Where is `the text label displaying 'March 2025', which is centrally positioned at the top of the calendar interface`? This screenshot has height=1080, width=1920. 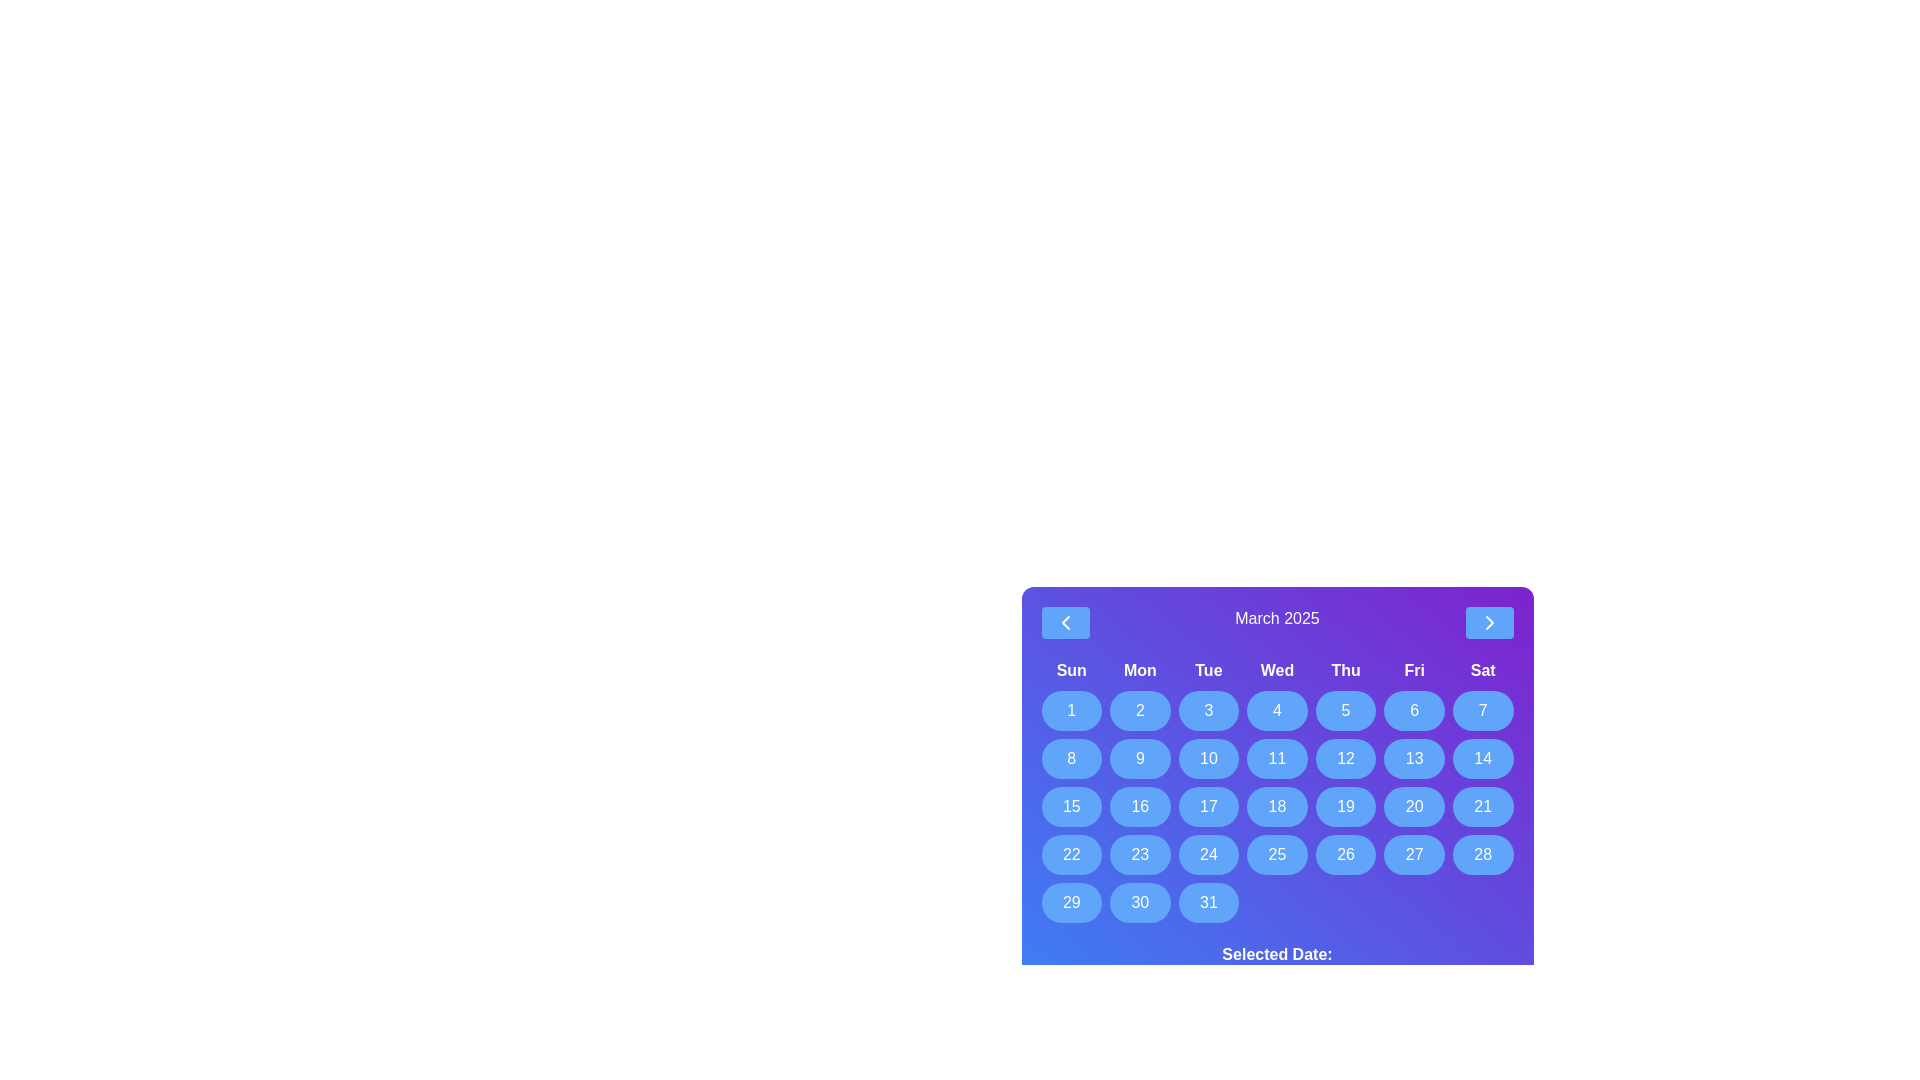
the text label displaying 'March 2025', which is centrally positioned at the top of the calendar interface is located at coordinates (1276, 622).